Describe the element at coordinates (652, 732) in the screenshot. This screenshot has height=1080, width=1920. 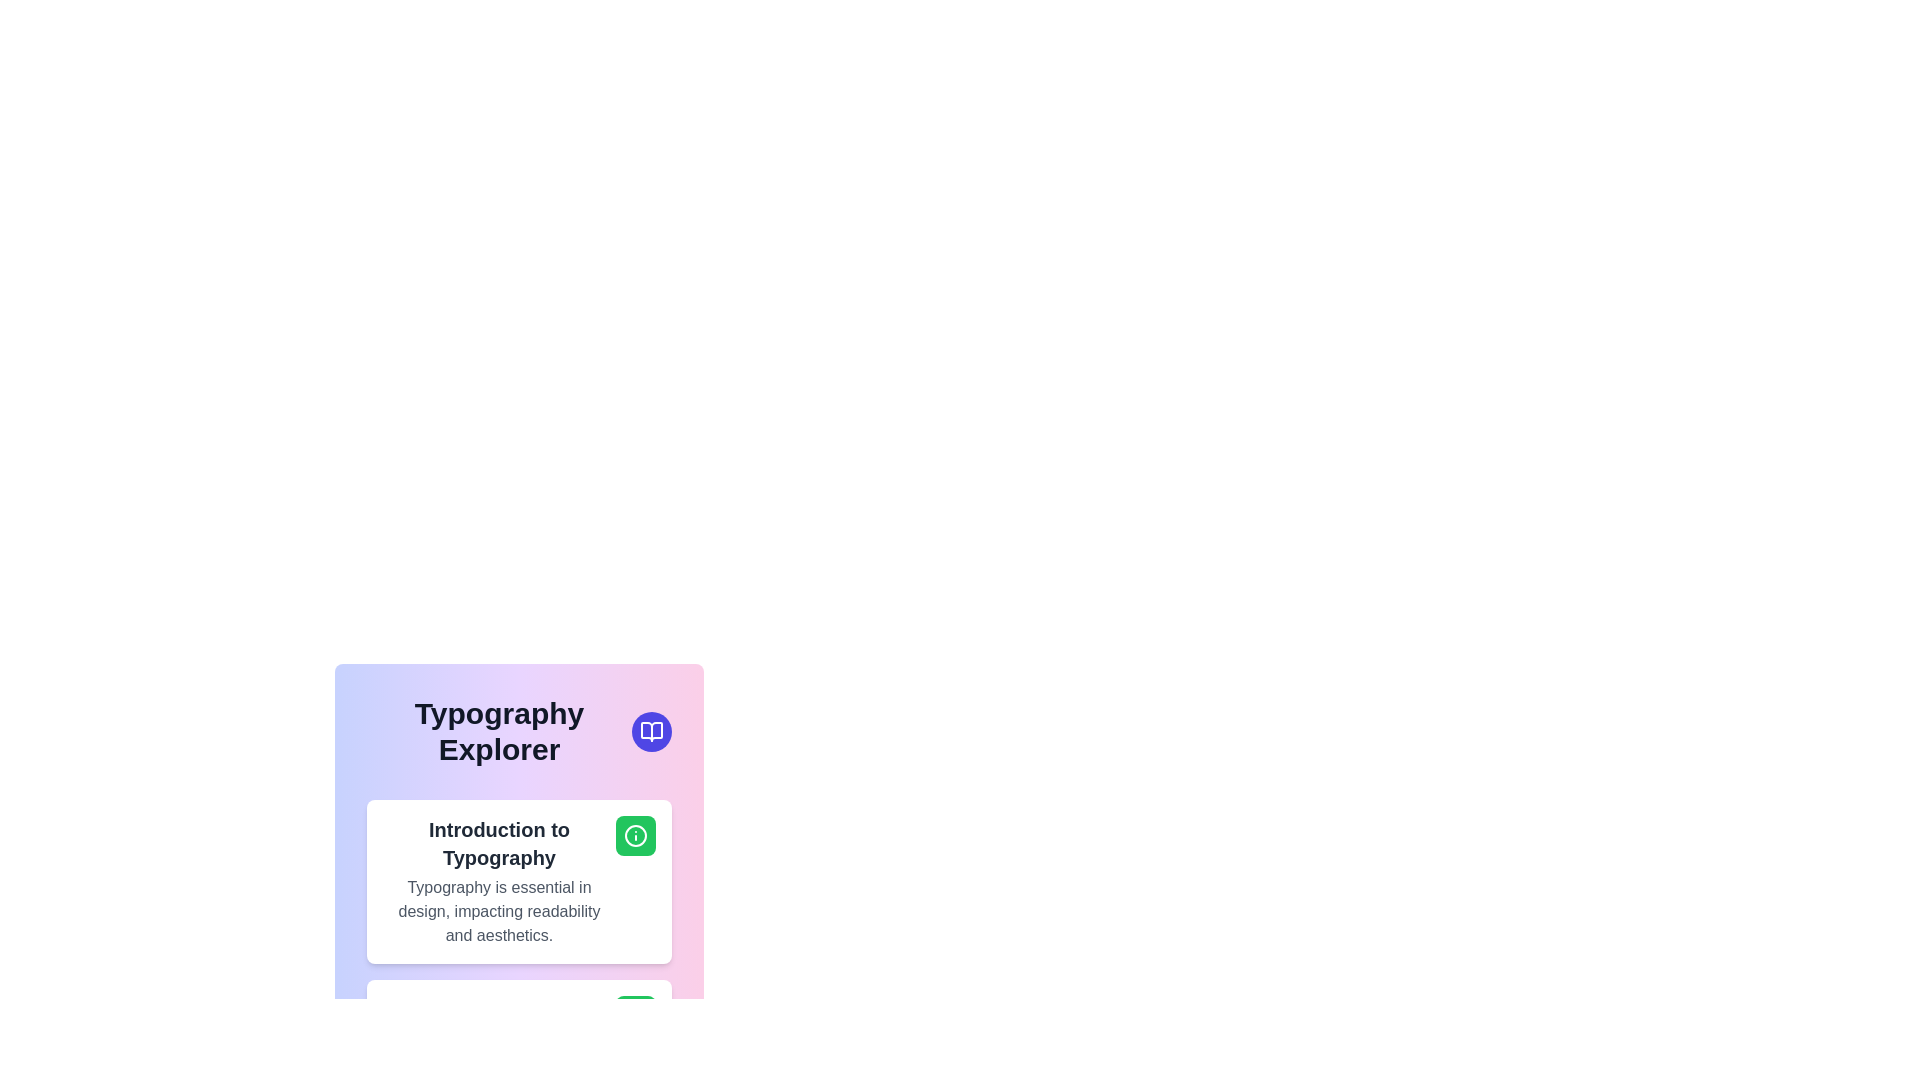
I see `the stylized open book icon with a white design on a circular purple background located in the top-right corner of the 'Typography Explorer' card` at that location.